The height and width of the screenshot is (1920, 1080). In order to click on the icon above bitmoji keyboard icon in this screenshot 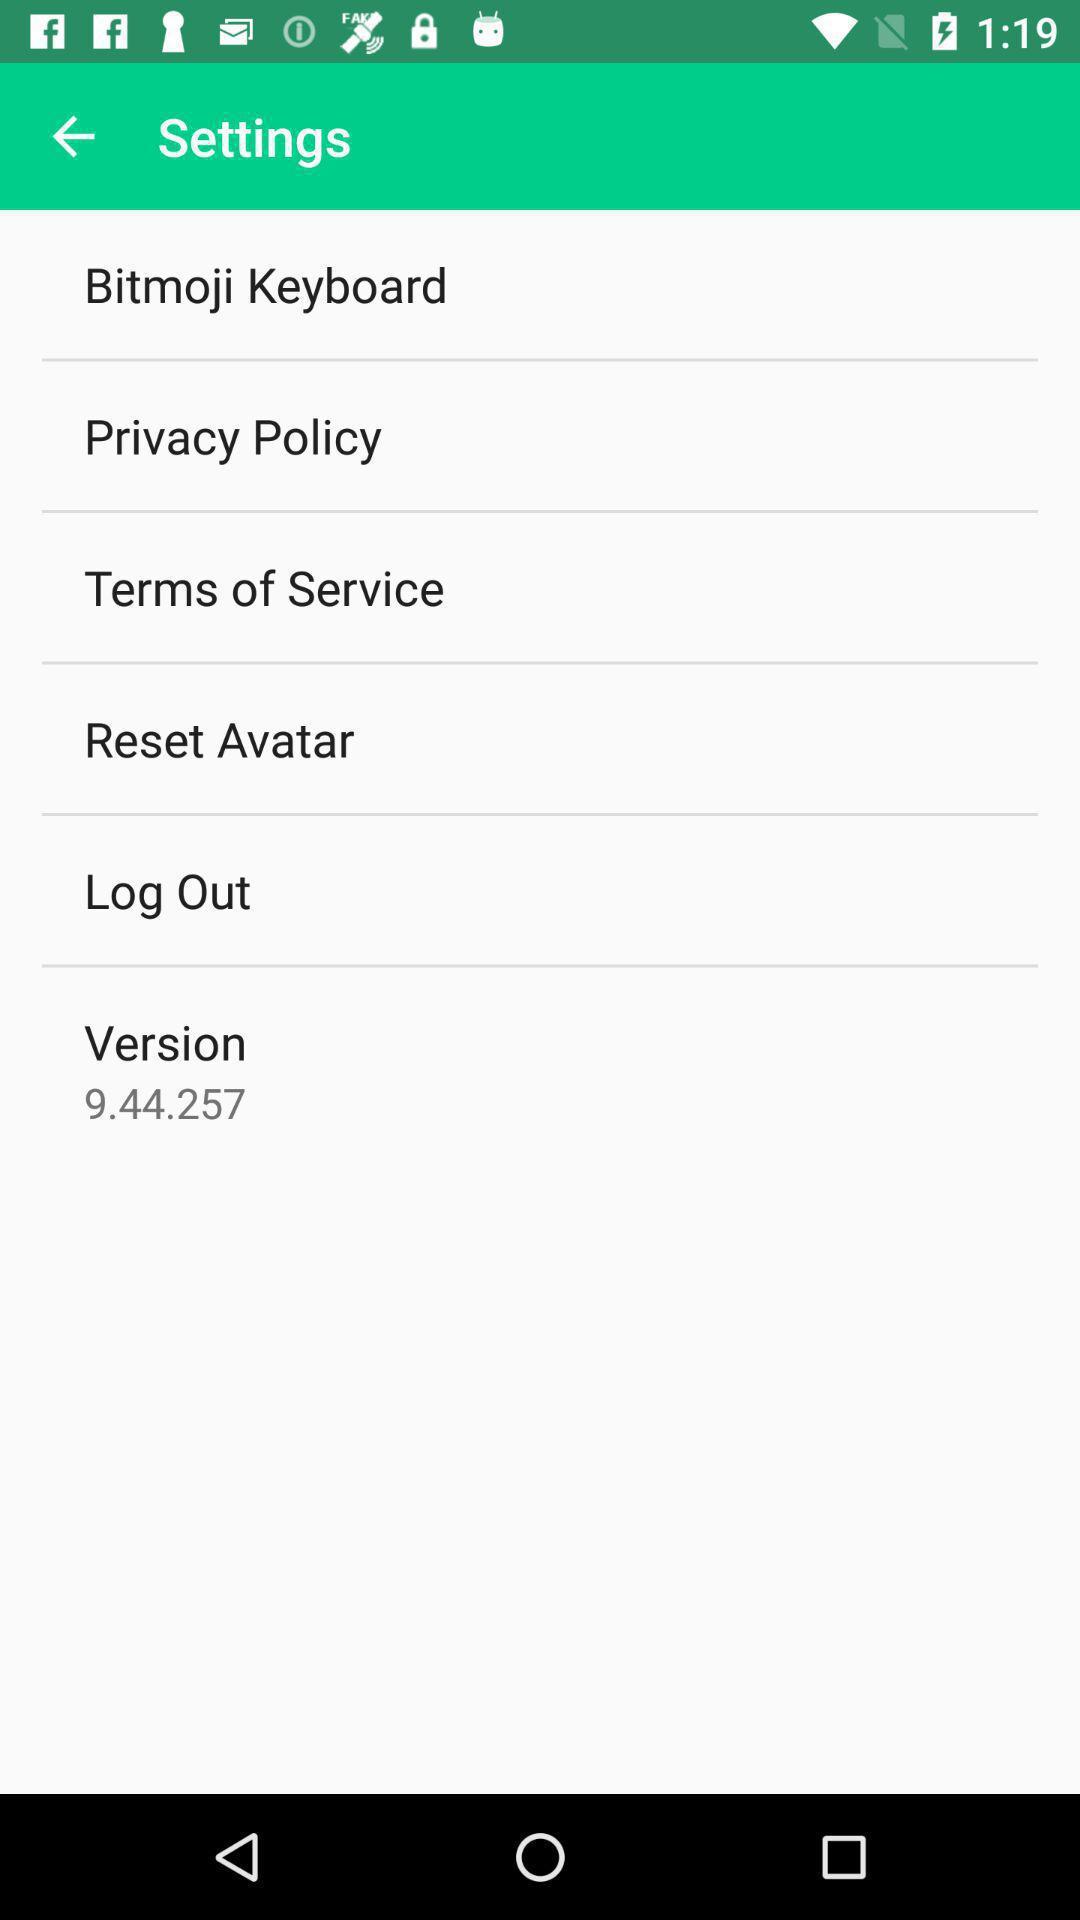, I will do `click(72, 135)`.